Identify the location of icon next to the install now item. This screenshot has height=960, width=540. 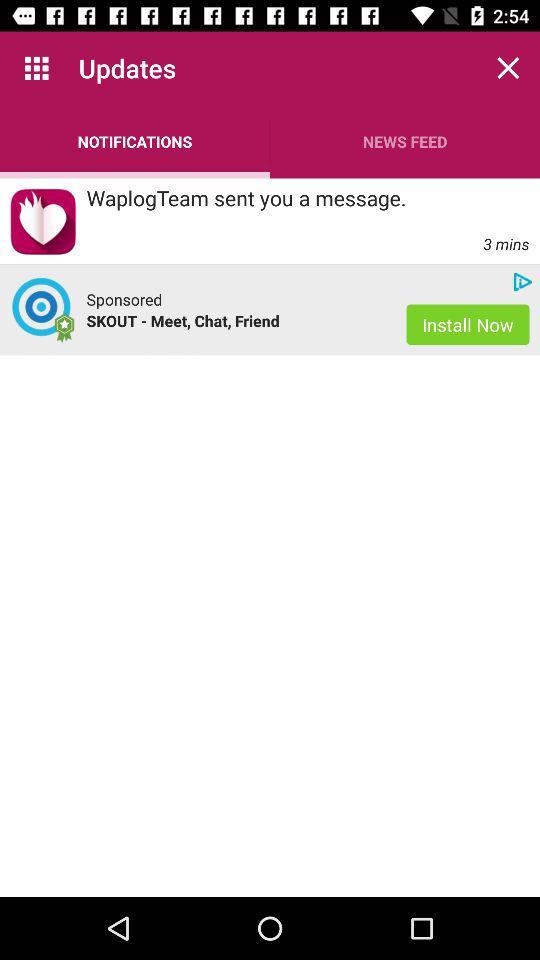
(124, 298).